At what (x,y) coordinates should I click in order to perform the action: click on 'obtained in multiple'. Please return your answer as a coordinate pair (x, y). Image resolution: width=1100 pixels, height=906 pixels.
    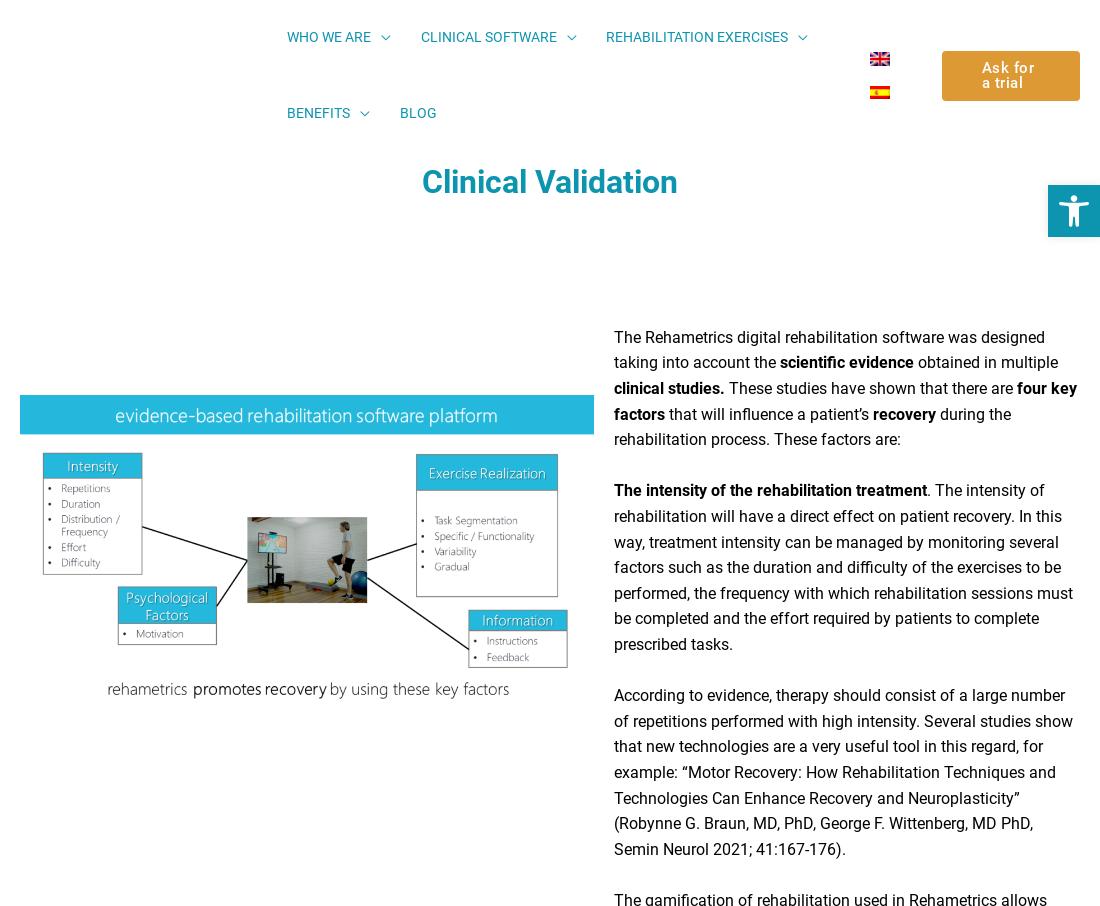
    Looking at the image, I should click on (984, 369).